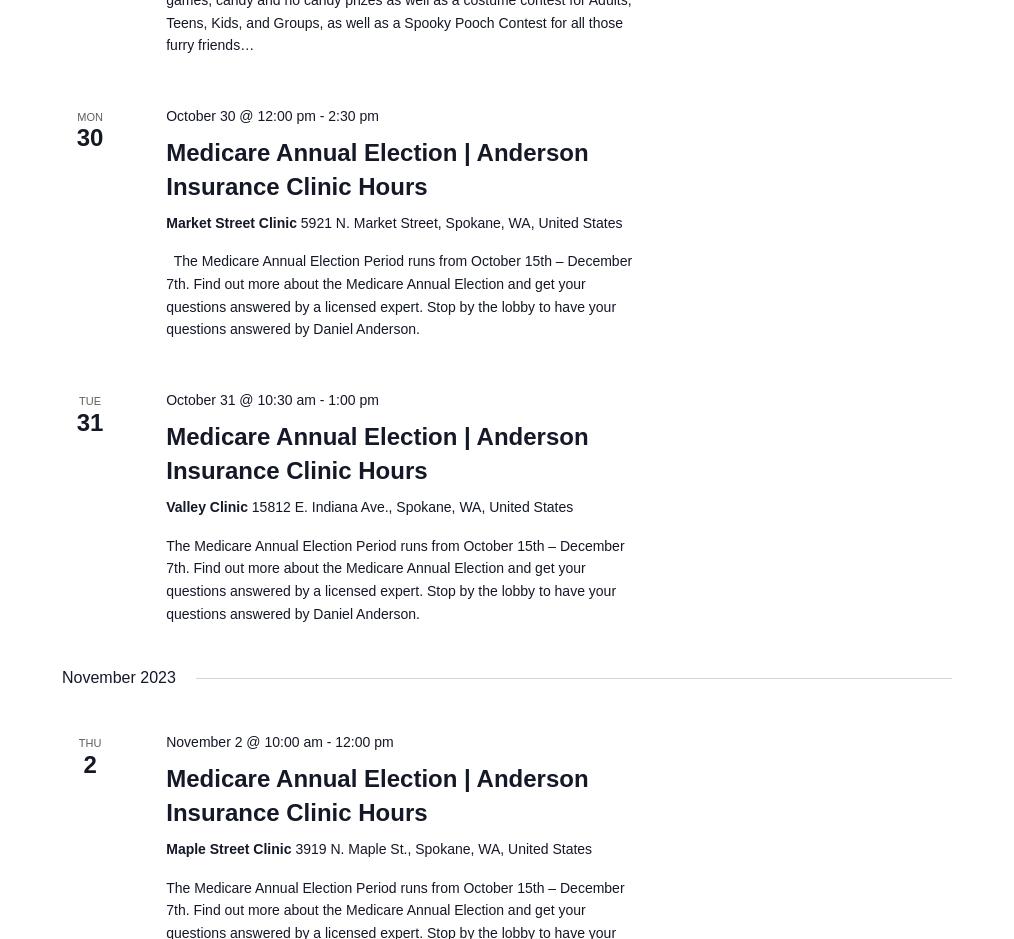  I want to click on '3919 N. Maple St., Spokane, WA, United States', so click(443, 848).